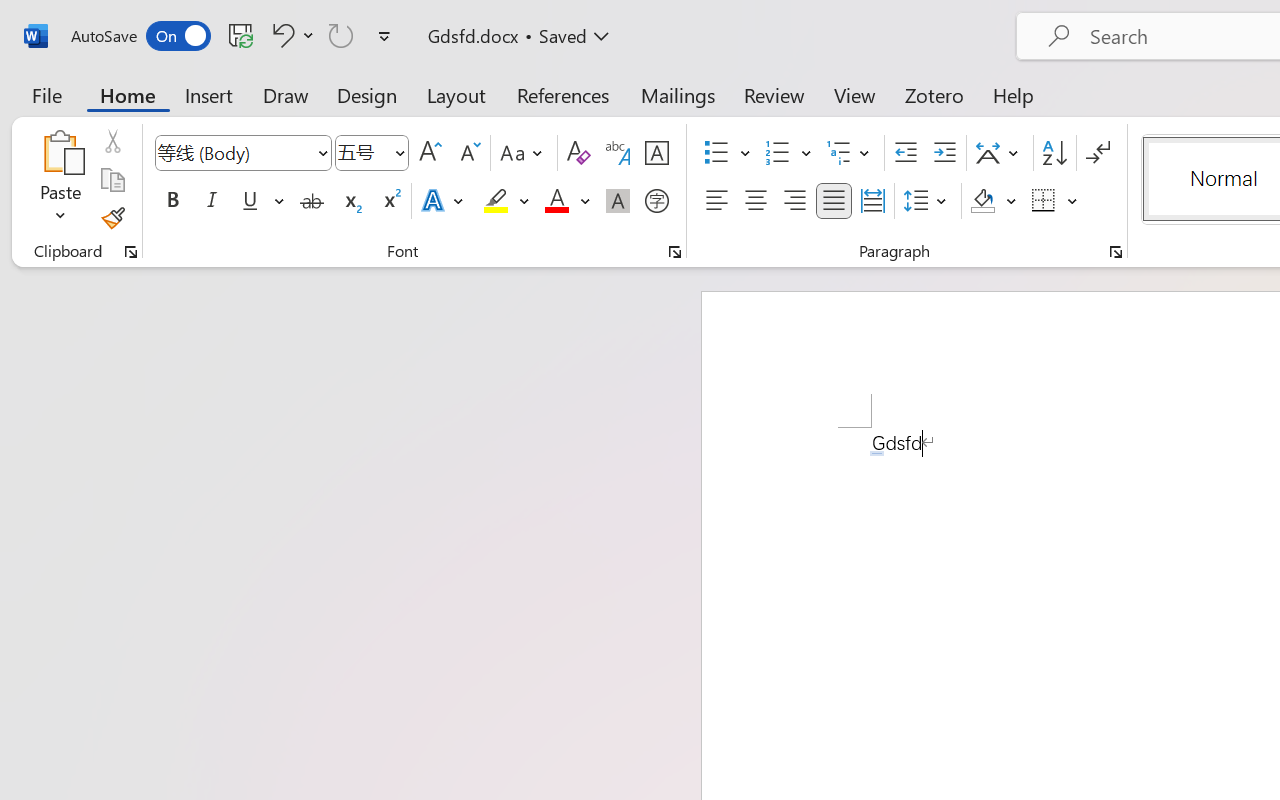 This screenshot has width=1280, height=800. I want to click on 'Text Effects and Typography', so click(443, 201).